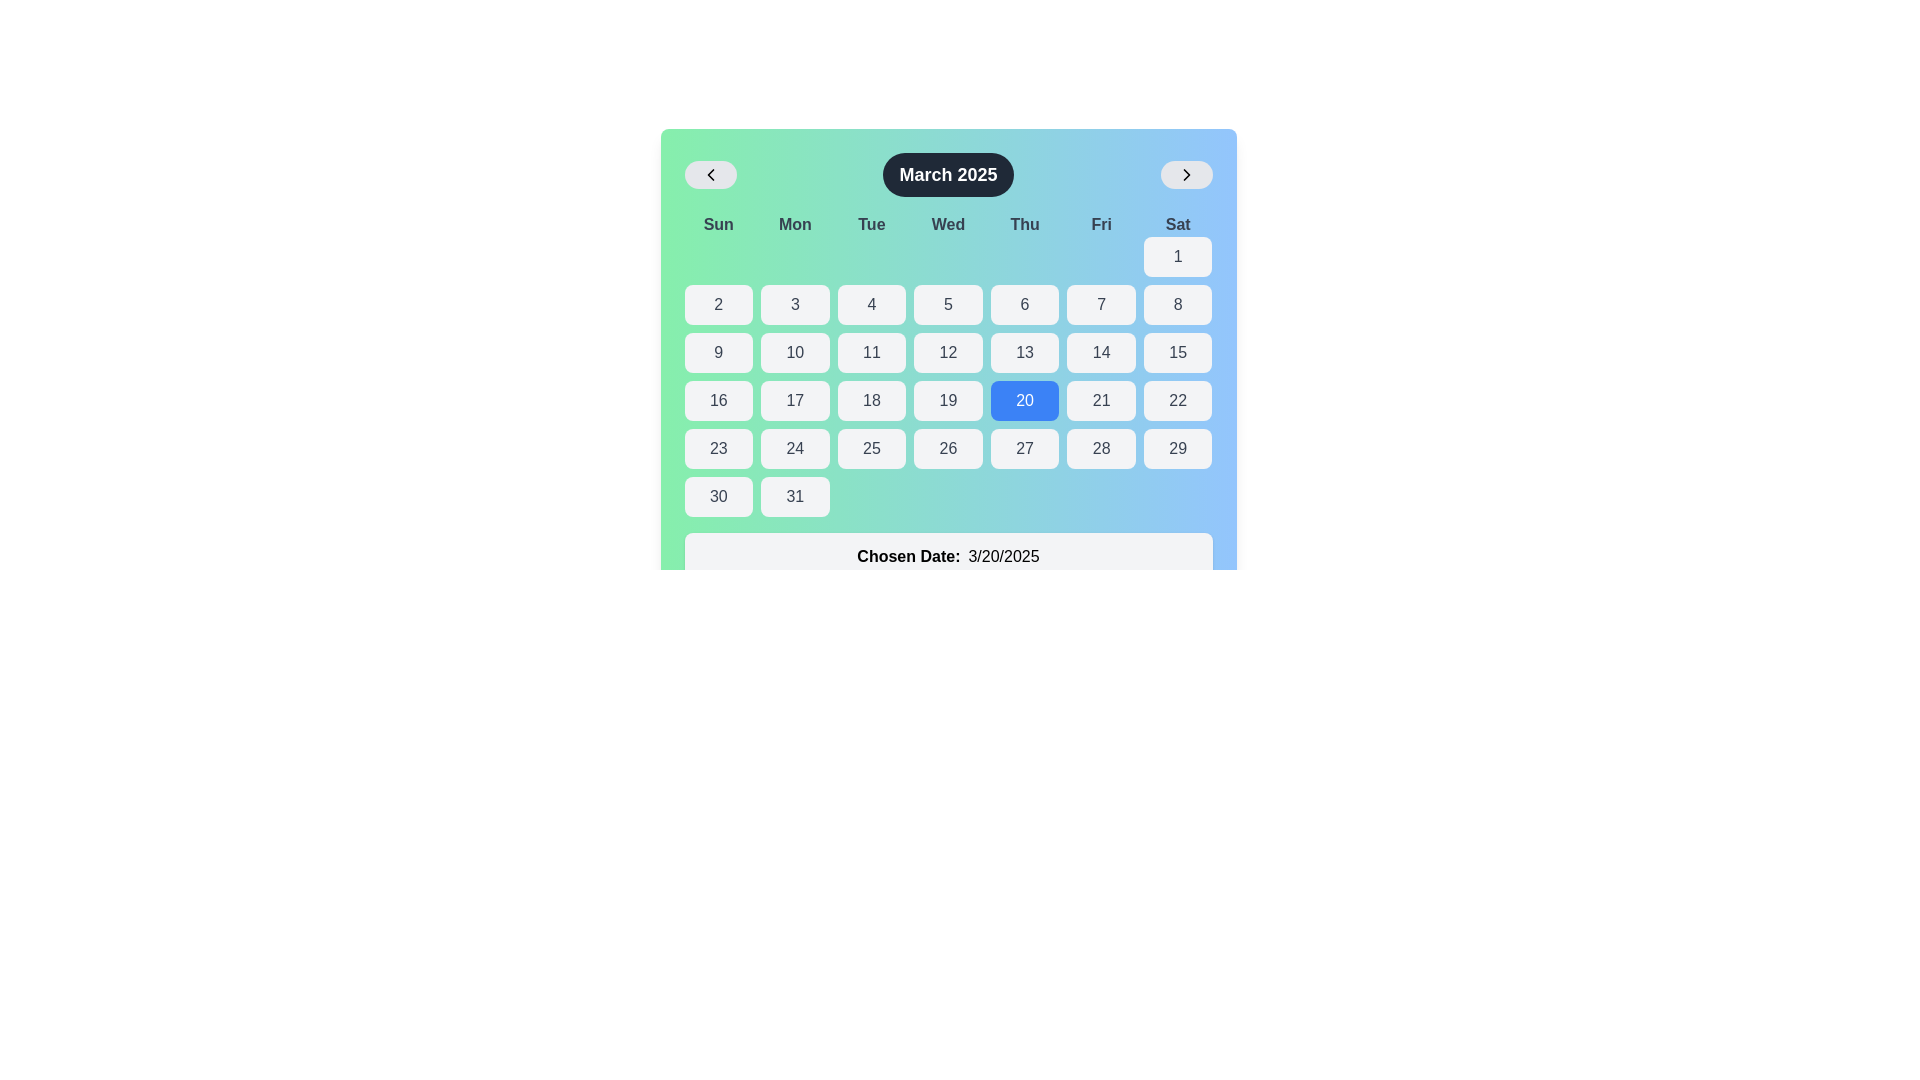  Describe the element at coordinates (1025, 447) in the screenshot. I see `the button representing the date 27th of the current month in the calendar interface` at that location.